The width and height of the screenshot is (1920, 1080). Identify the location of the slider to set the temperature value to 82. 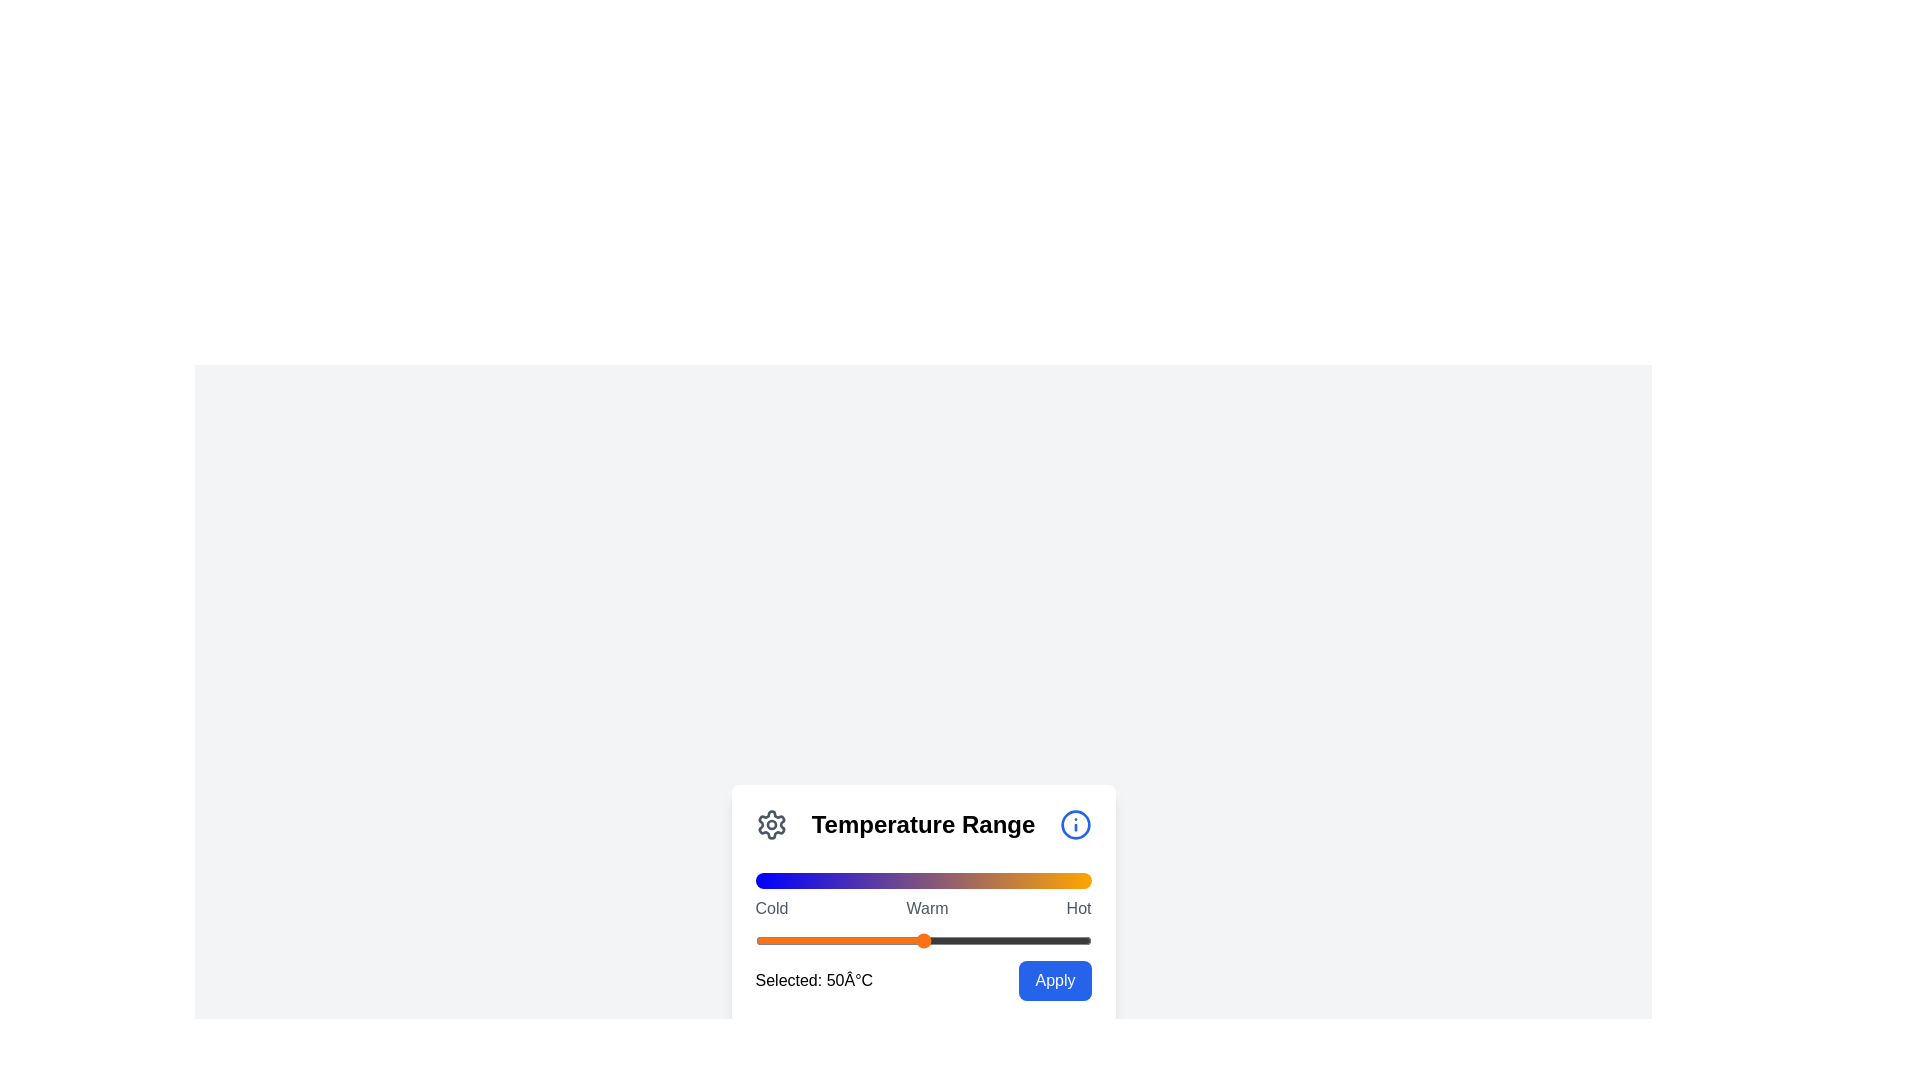
(1031, 941).